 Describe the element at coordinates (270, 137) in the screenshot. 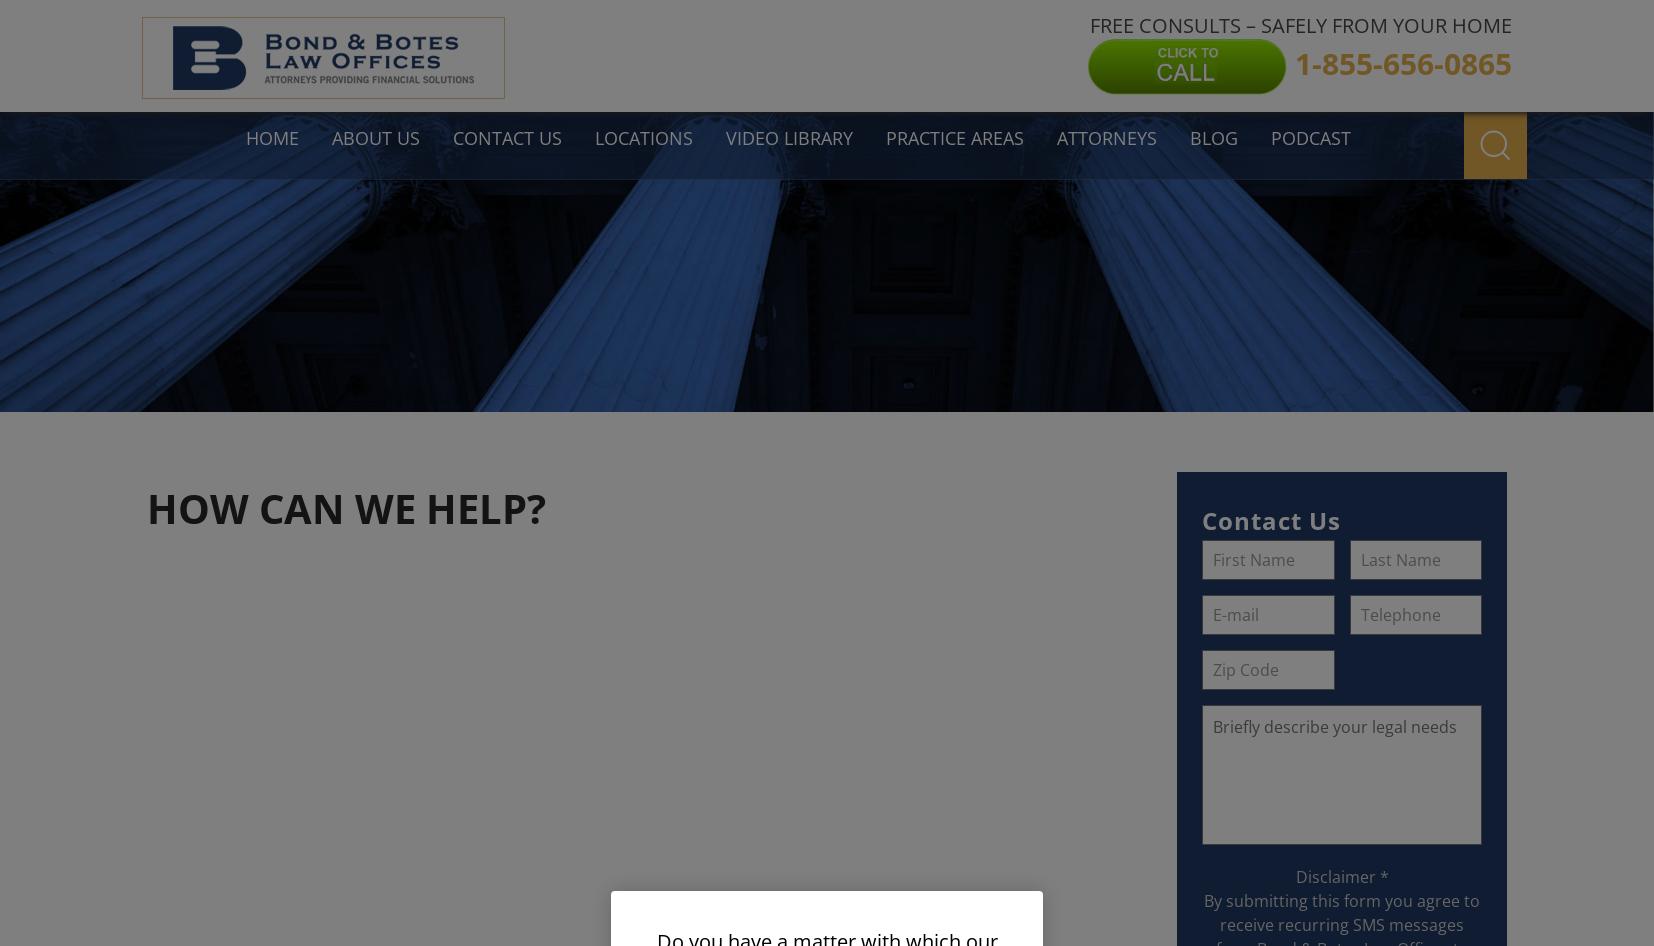

I see `'Home'` at that location.